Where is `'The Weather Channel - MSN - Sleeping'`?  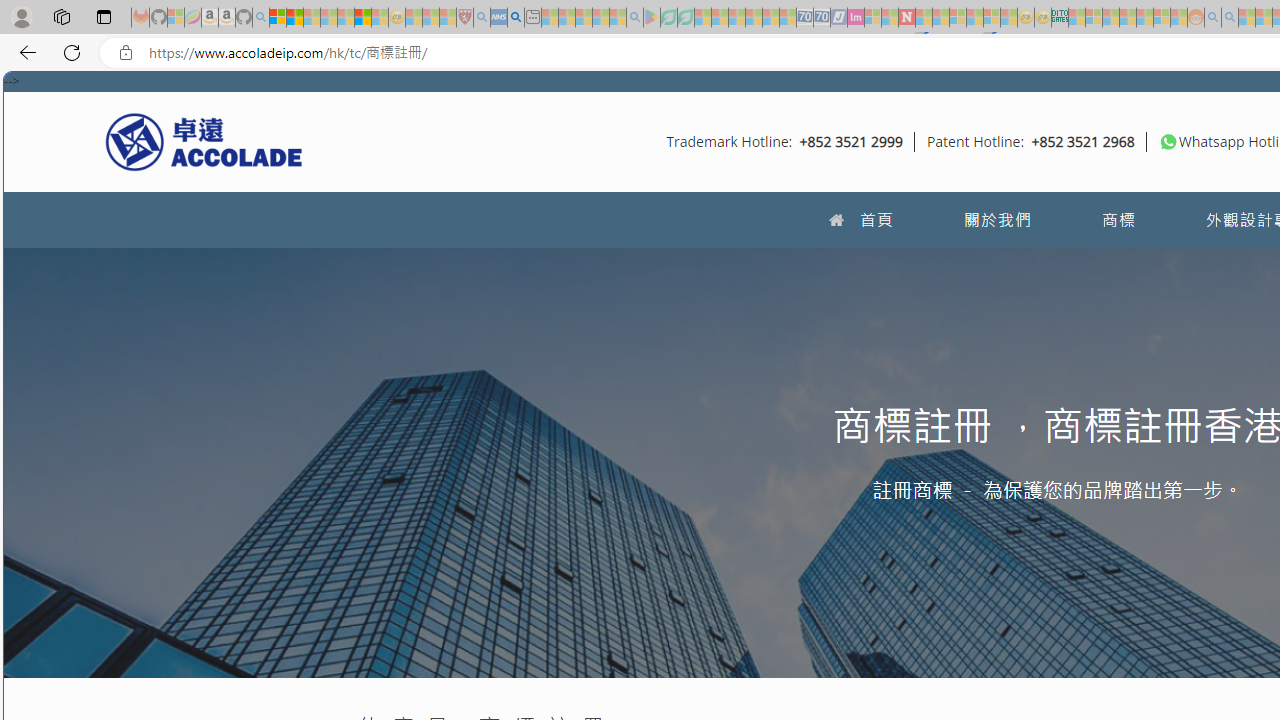
'The Weather Channel - MSN - Sleeping' is located at coordinates (310, 17).